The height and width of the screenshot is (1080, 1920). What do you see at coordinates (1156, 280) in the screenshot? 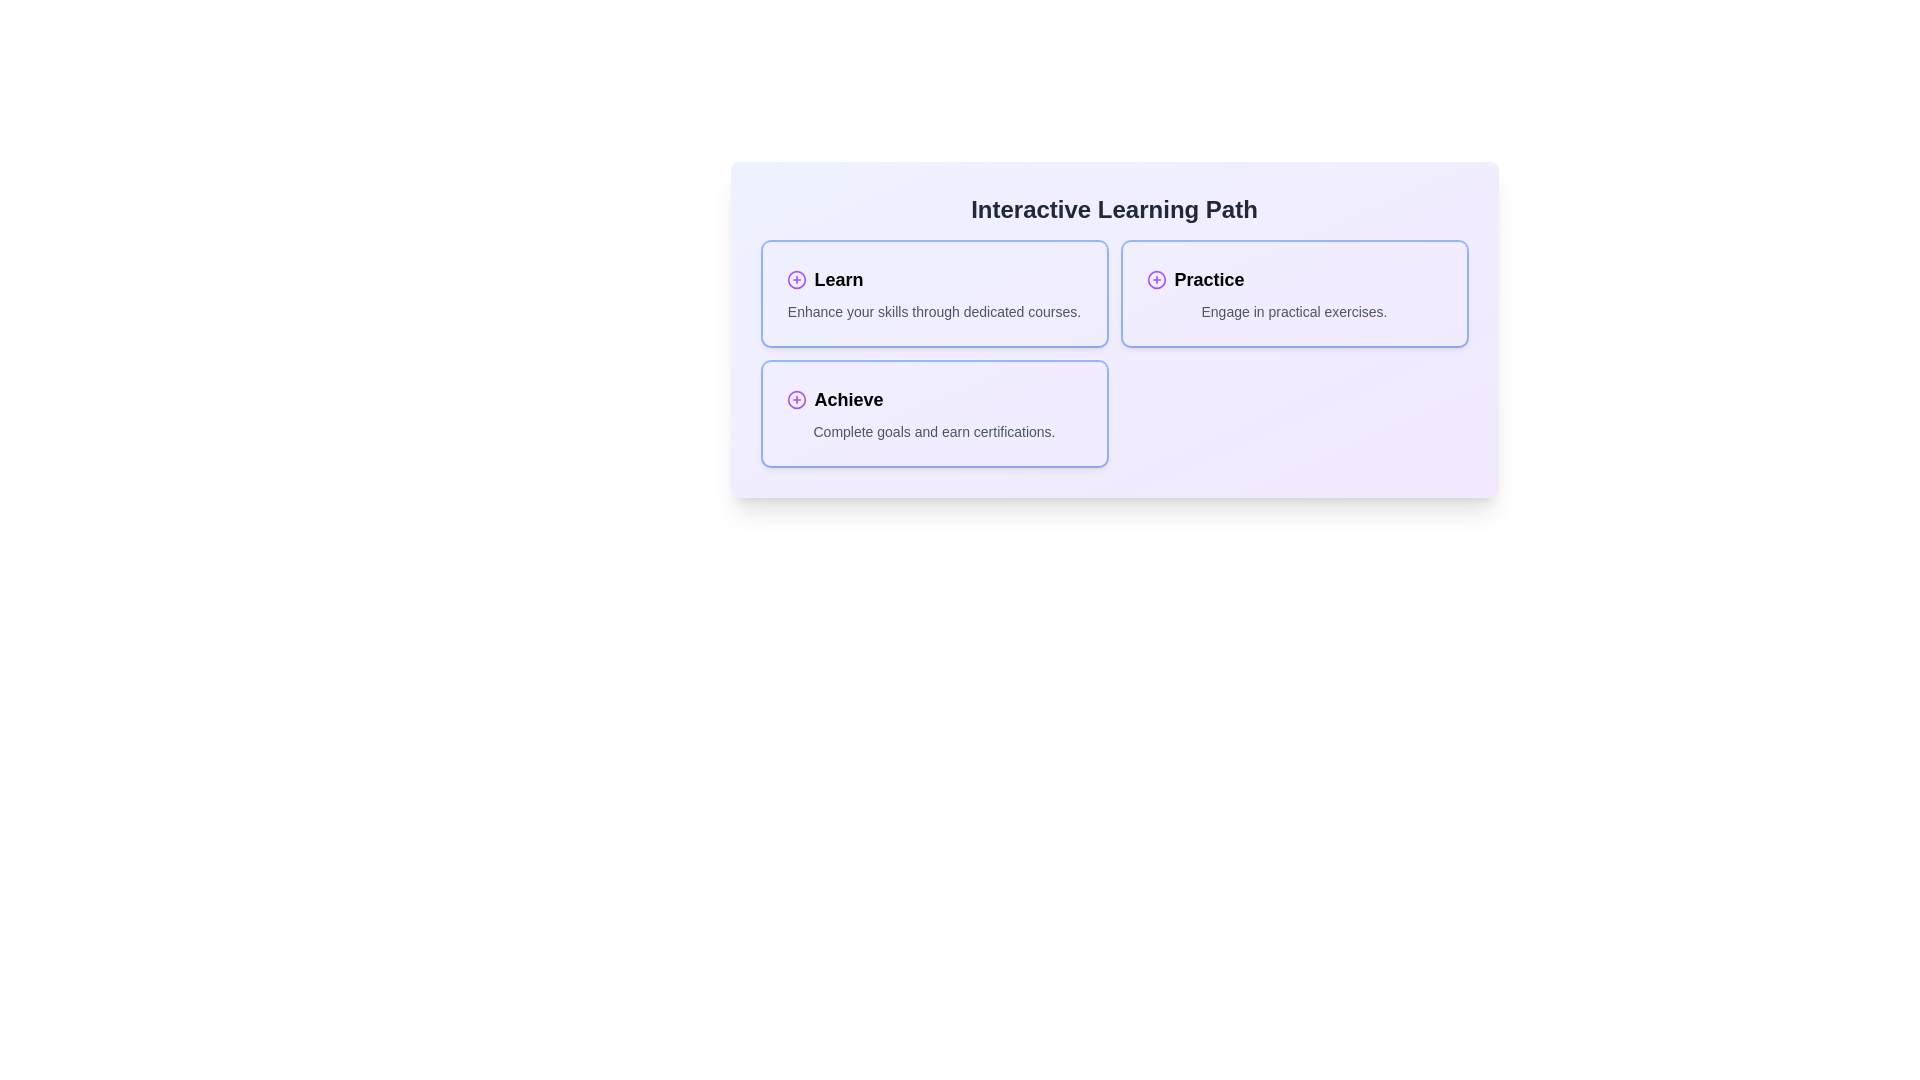
I see `the circle with a purple outline representing the '+' symbol inside it, located in the 'Practice' section card in the upper right quadrant of the user interface` at bounding box center [1156, 280].